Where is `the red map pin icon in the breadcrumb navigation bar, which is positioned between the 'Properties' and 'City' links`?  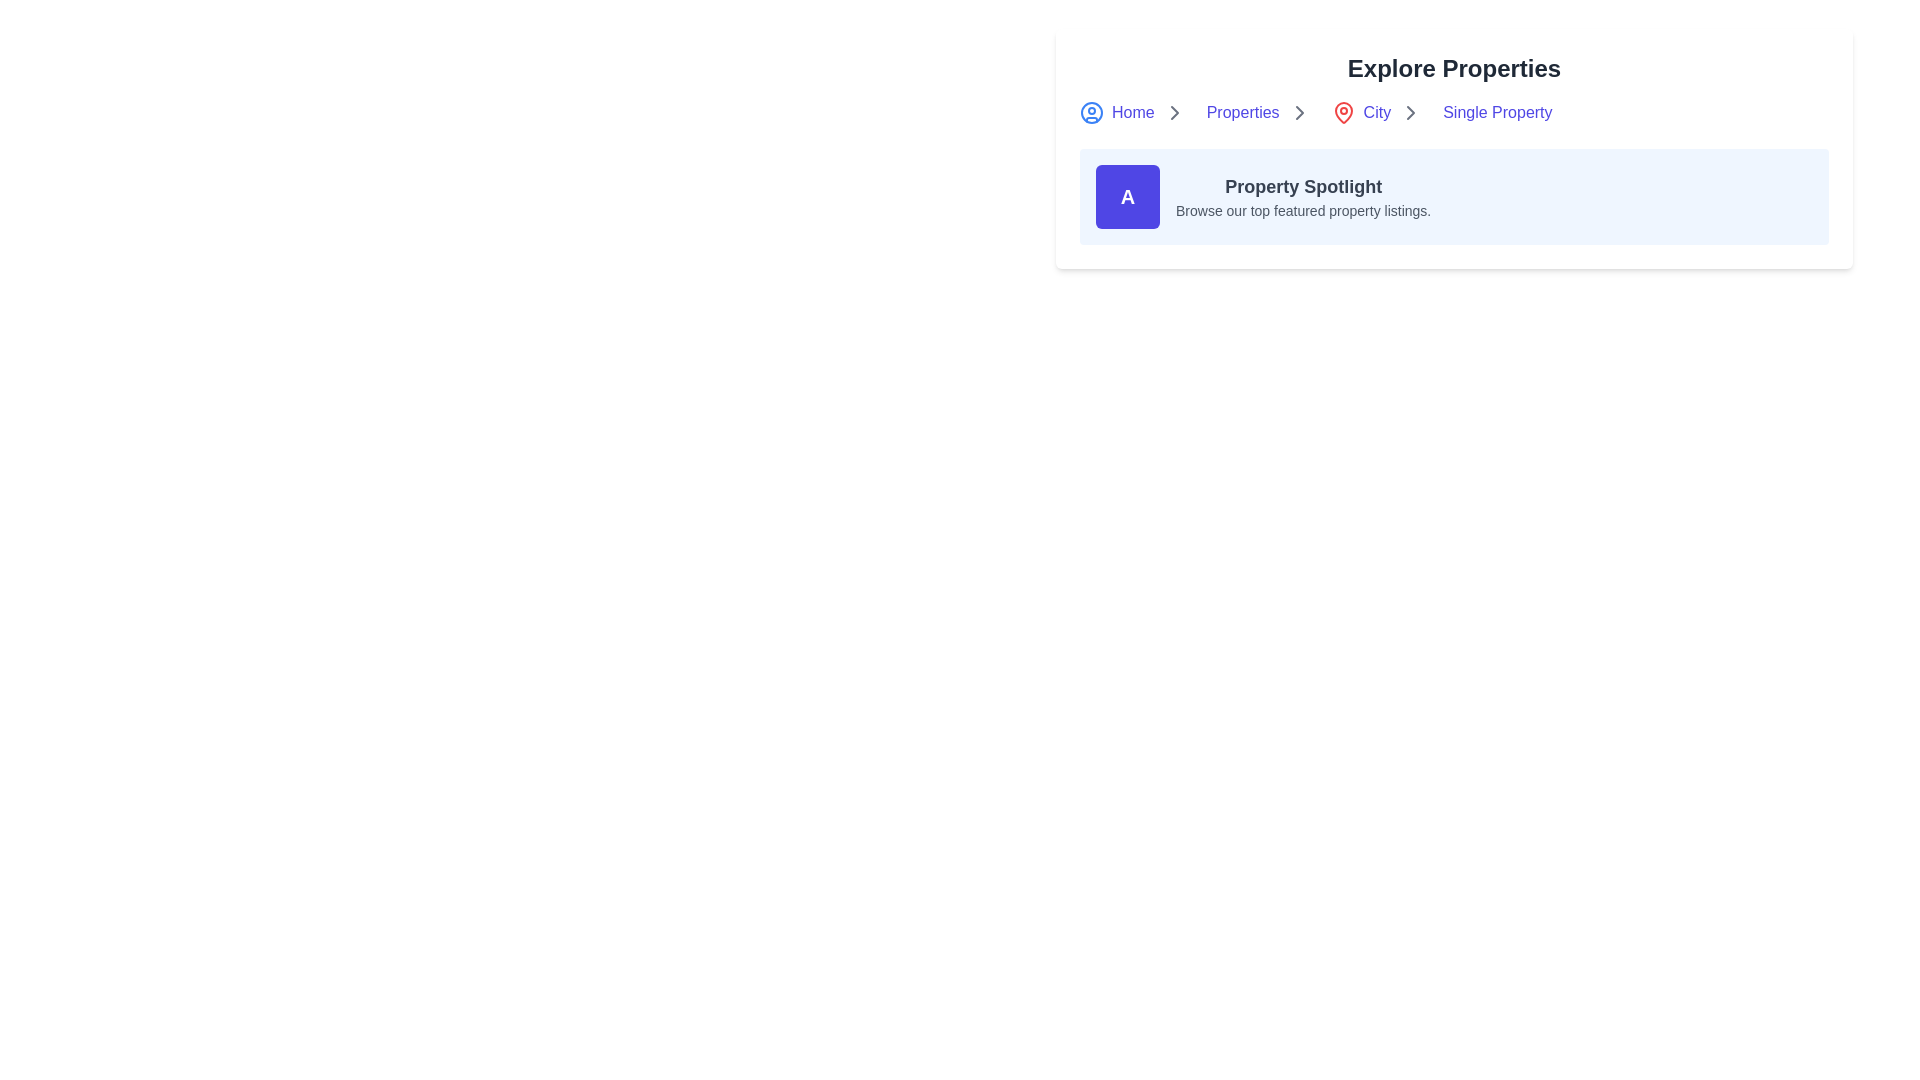 the red map pin icon in the breadcrumb navigation bar, which is positioned between the 'Properties' and 'City' links is located at coordinates (1343, 112).